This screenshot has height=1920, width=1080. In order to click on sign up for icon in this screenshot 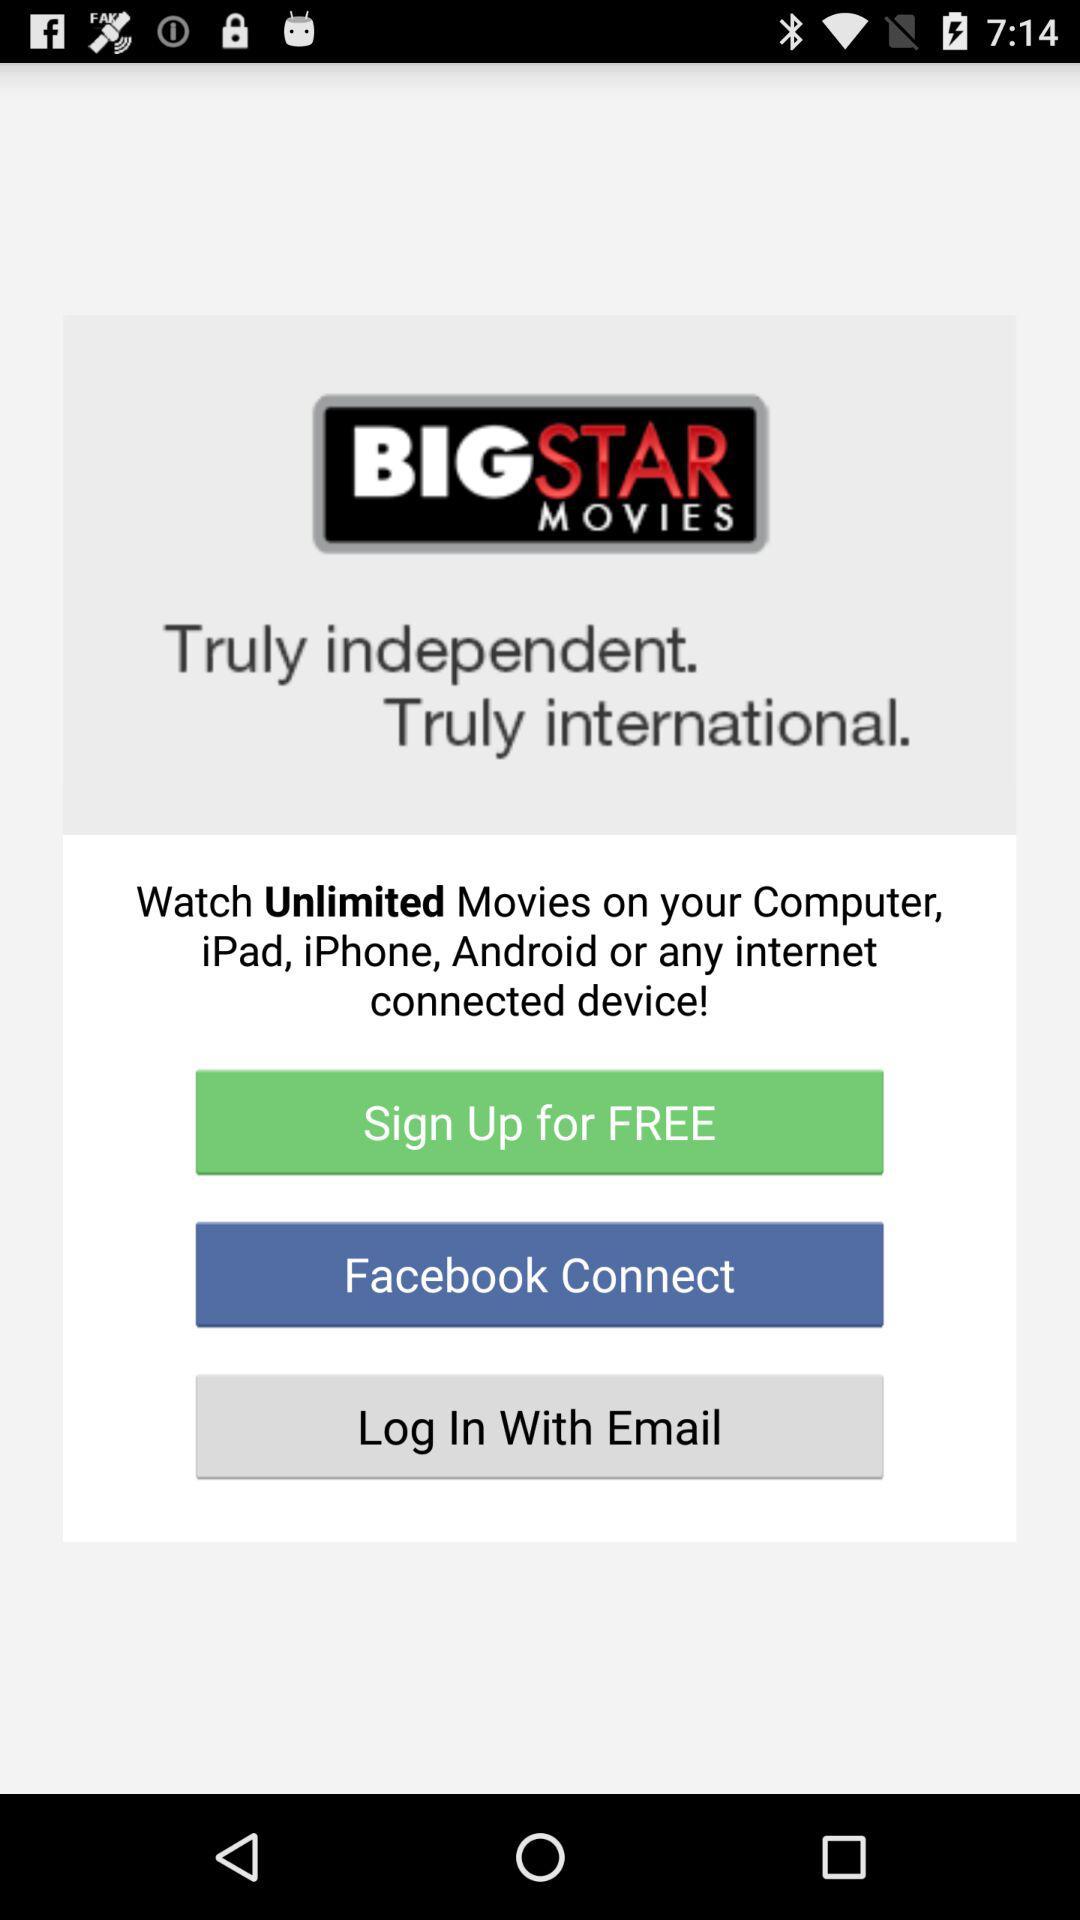, I will do `click(538, 1122)`.